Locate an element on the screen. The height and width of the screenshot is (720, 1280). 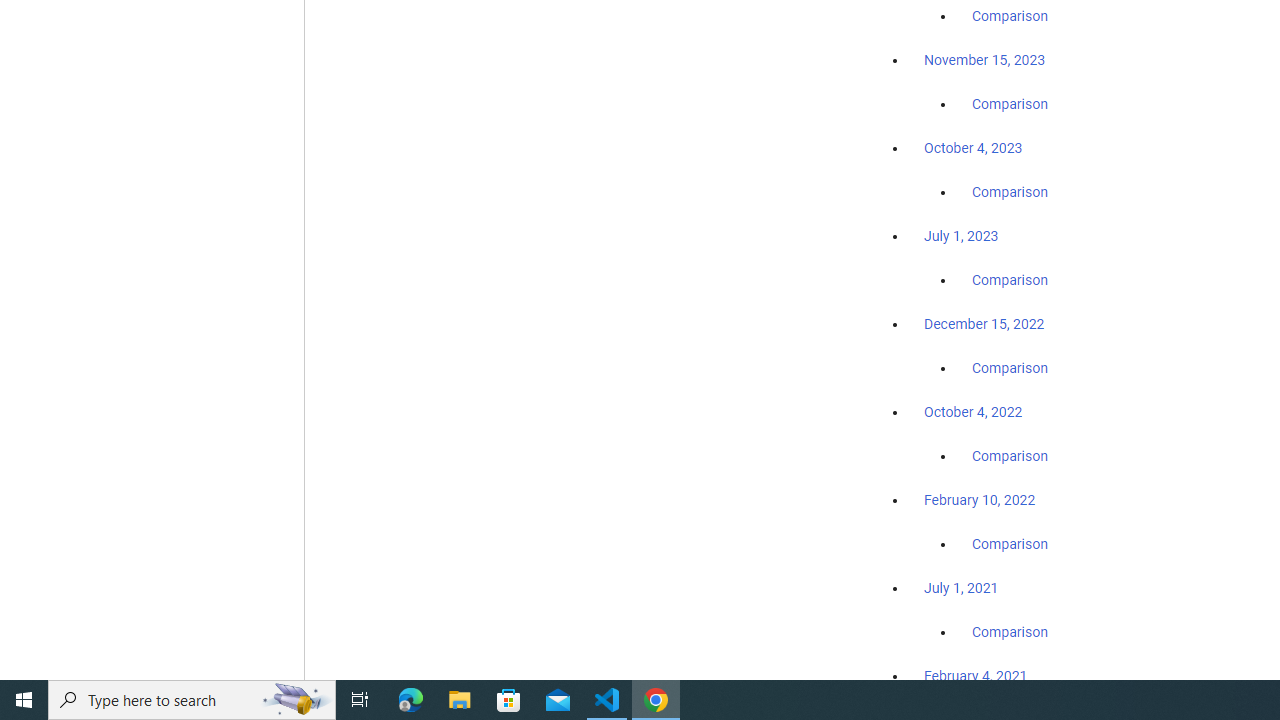
'July 1, 2023' is located at coordinates (961, 235).